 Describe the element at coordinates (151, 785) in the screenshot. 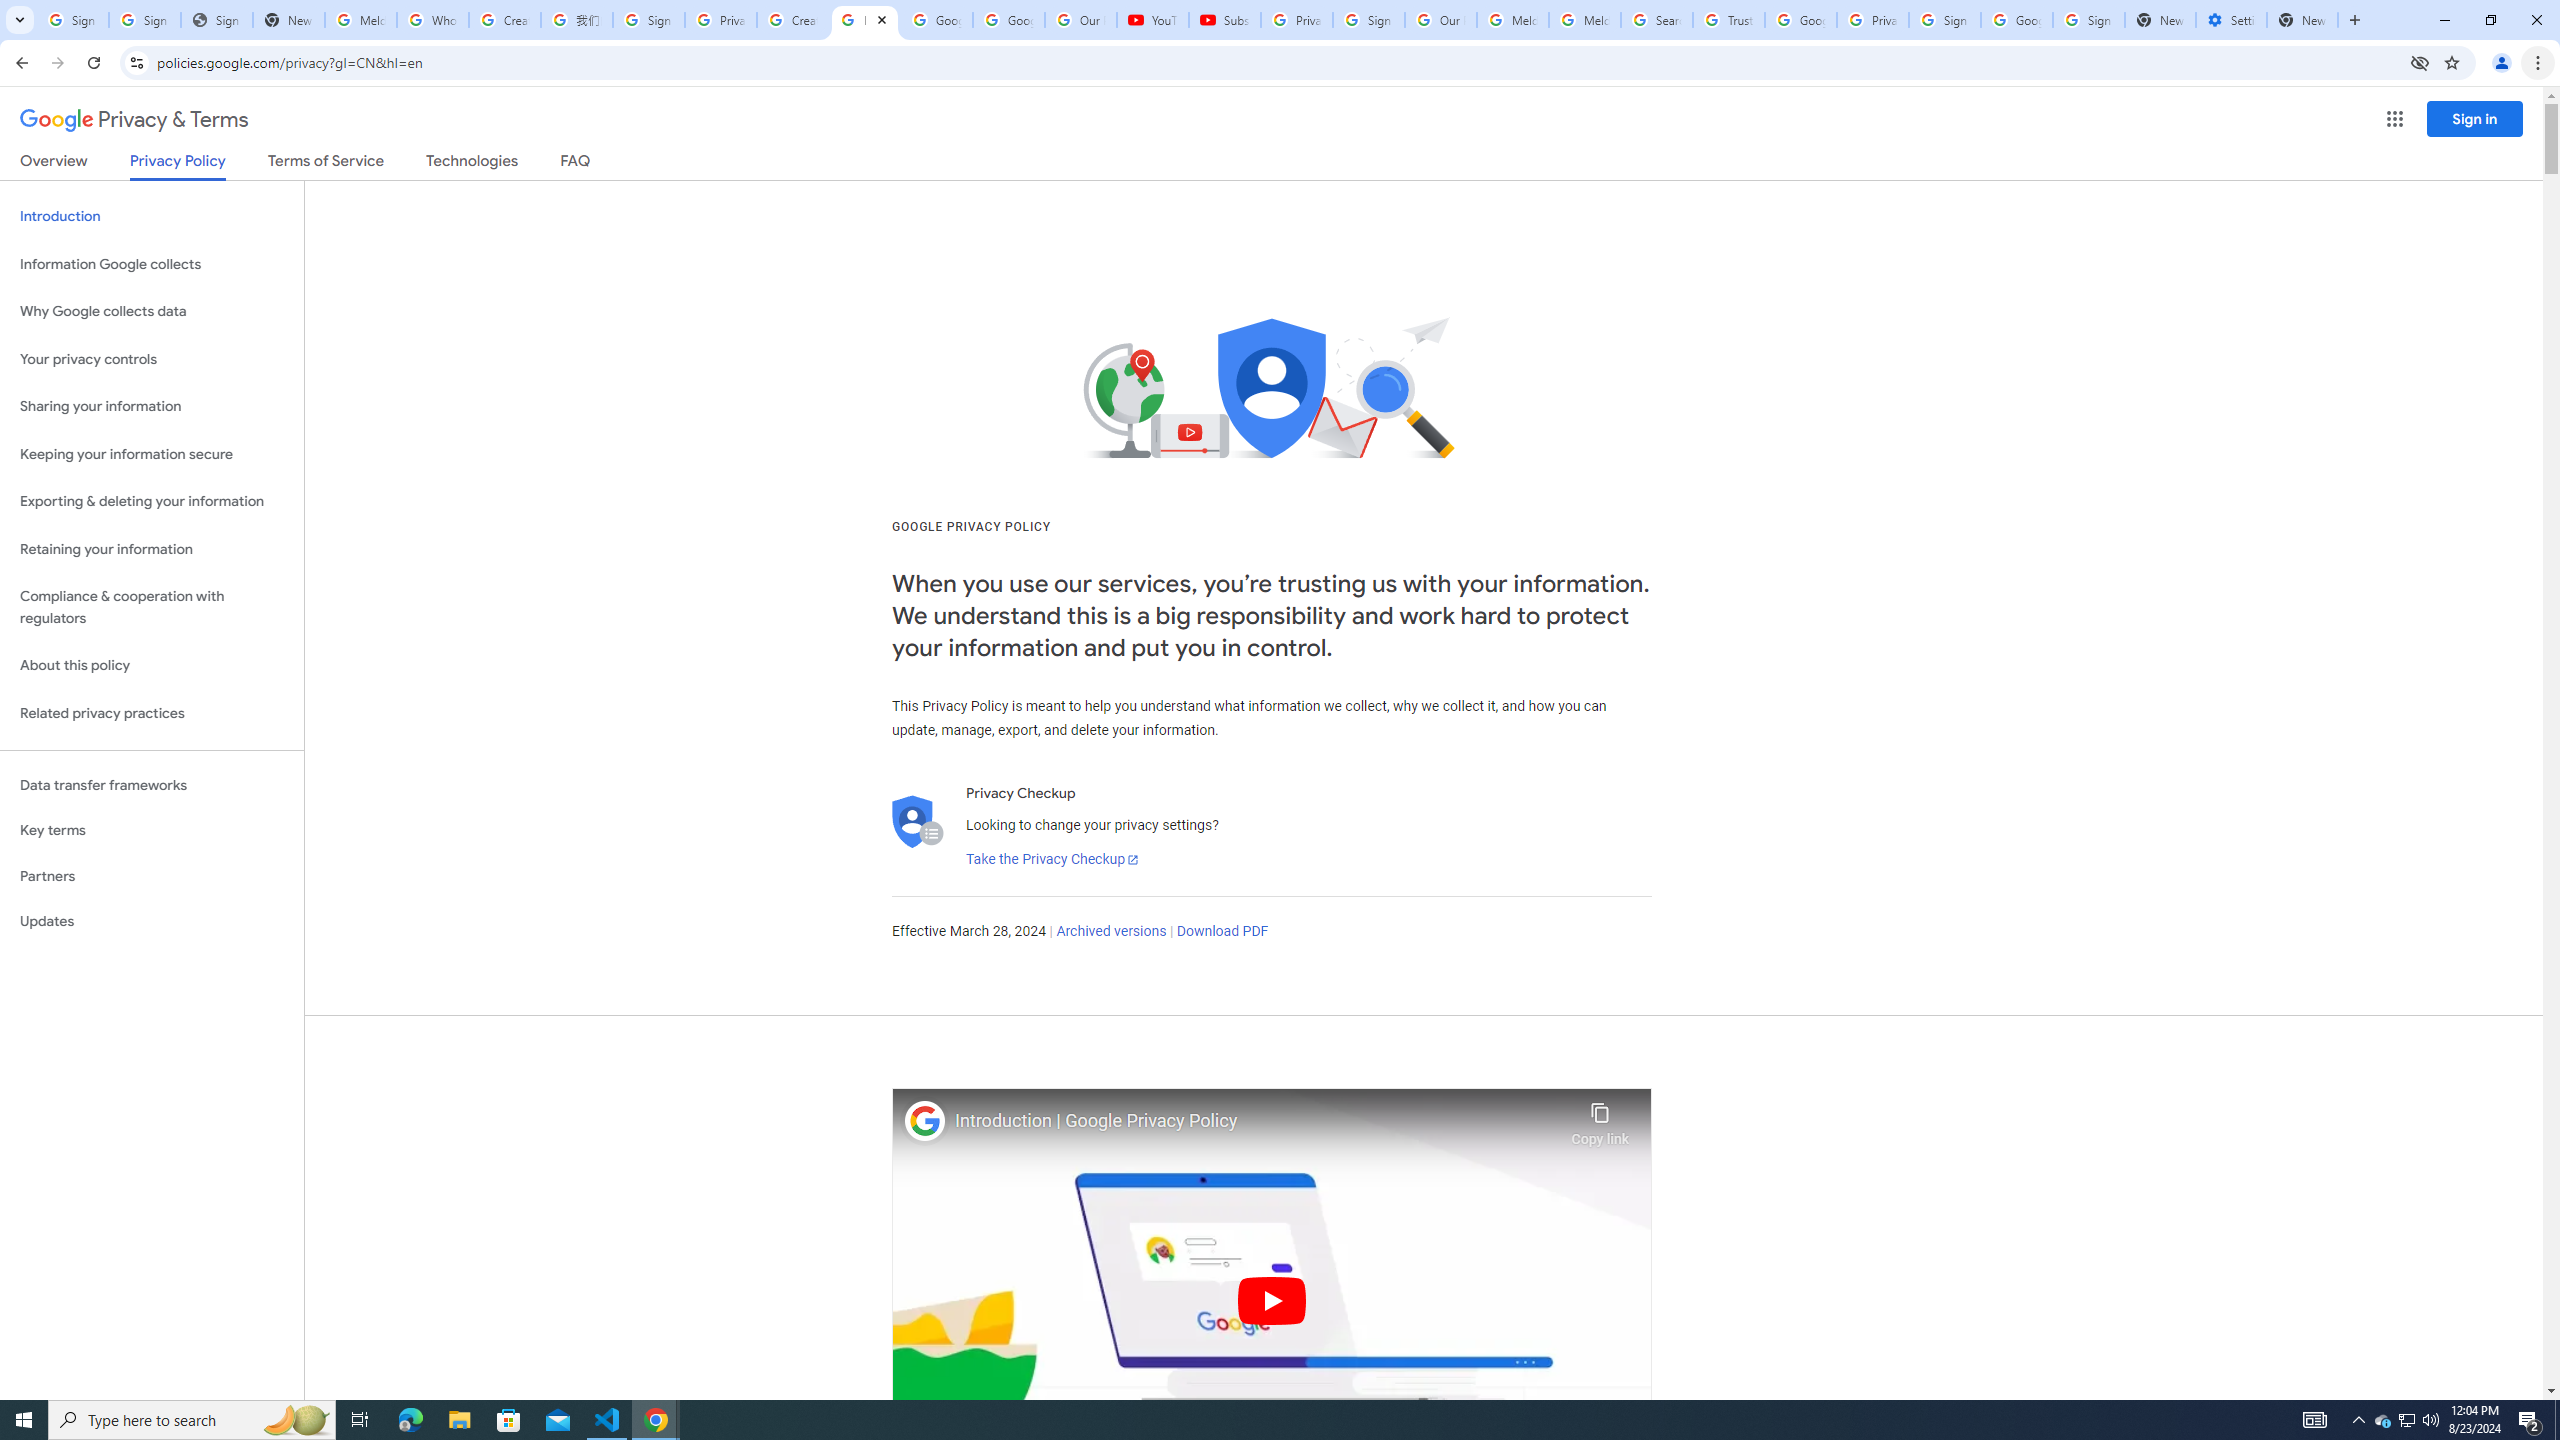

I see `'Data transfer frameworks'` at that location.